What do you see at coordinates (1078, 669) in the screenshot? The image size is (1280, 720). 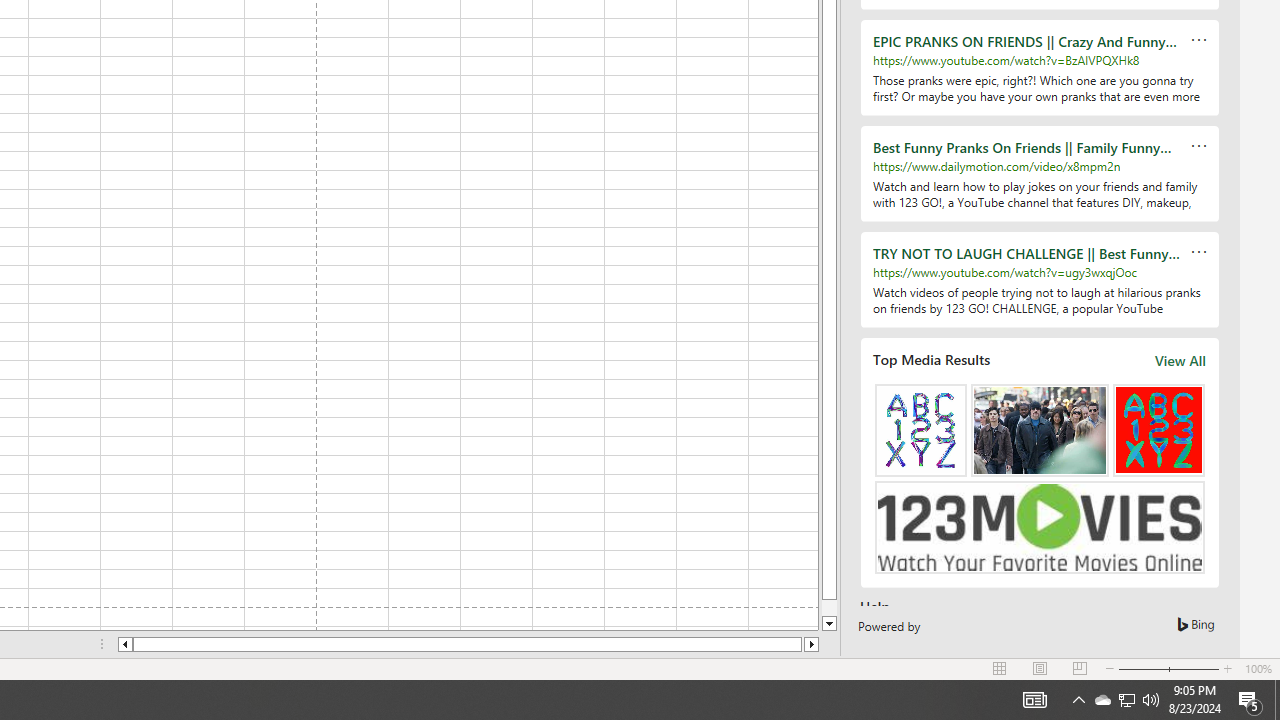 I see `'Page Break Preview'` at bounding box center [1078, 669].